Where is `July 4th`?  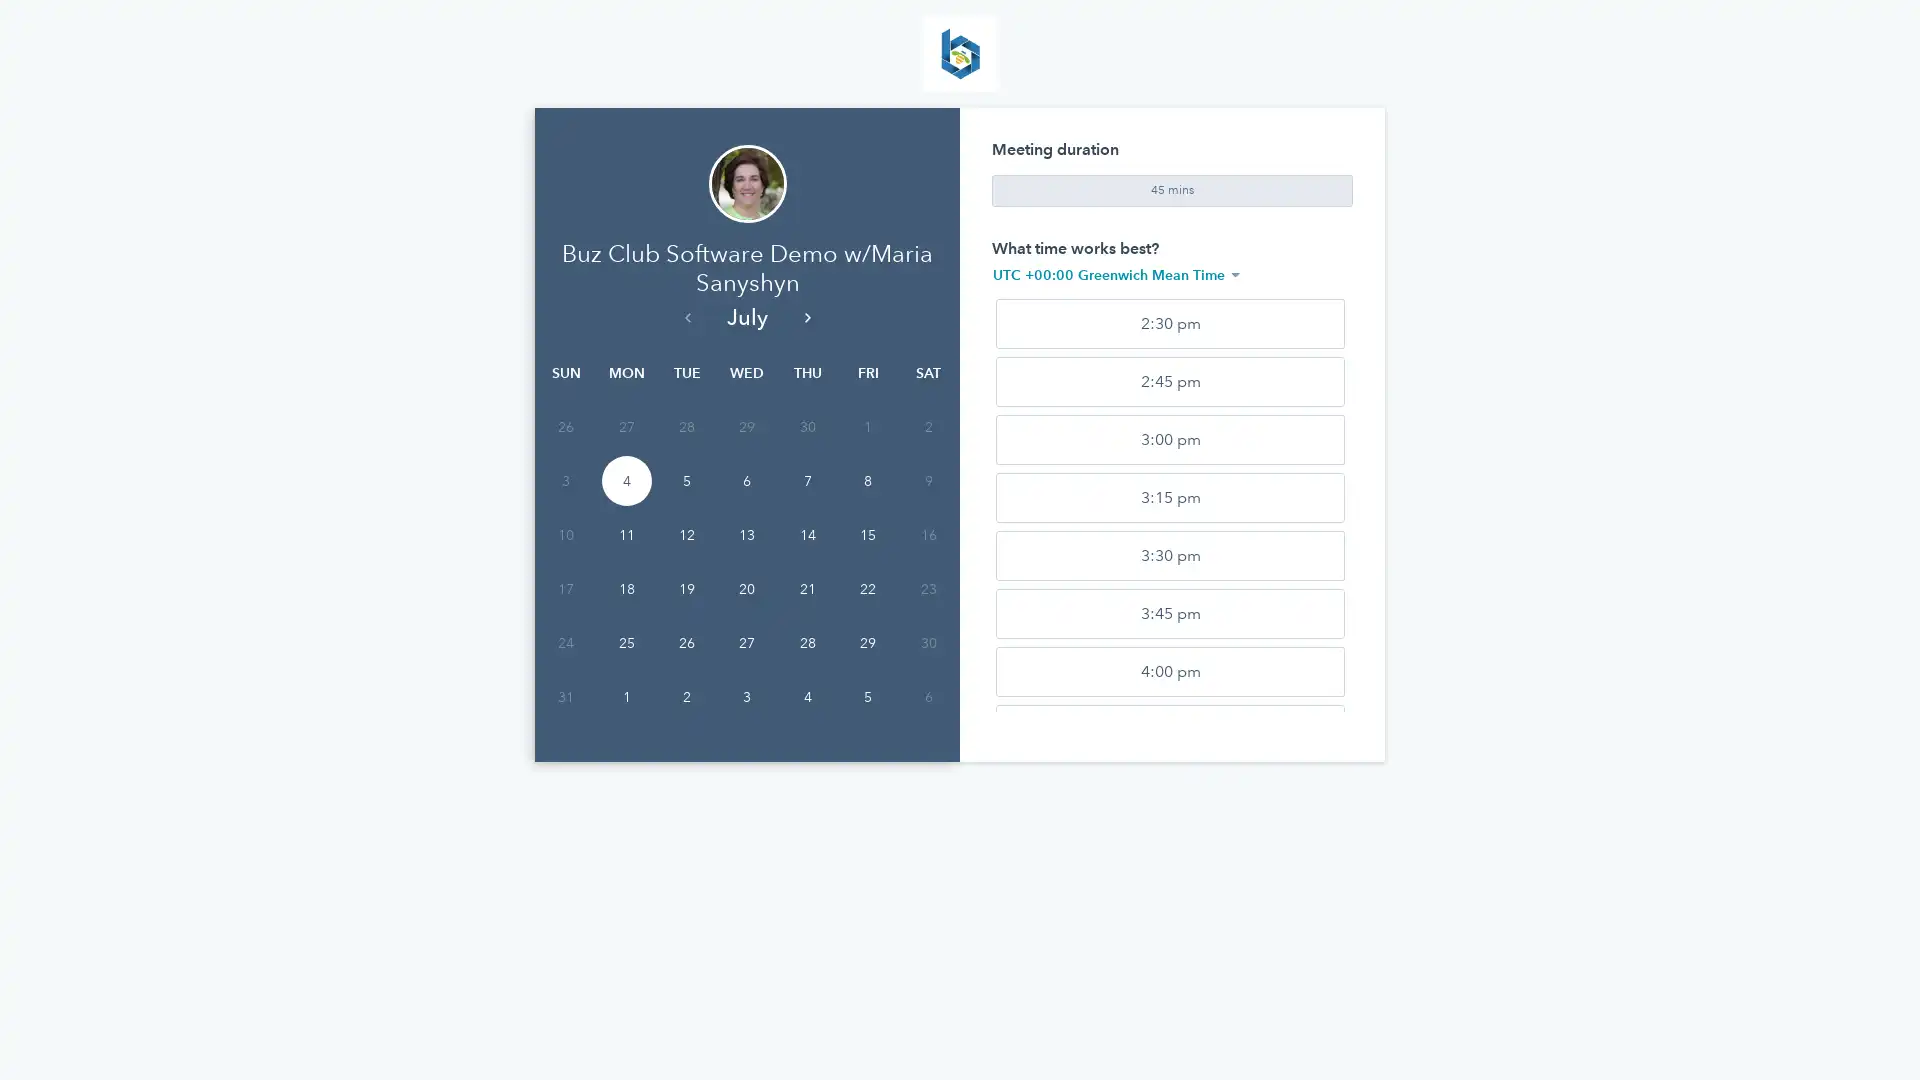
July 4th is located at coordinates (624, 481).